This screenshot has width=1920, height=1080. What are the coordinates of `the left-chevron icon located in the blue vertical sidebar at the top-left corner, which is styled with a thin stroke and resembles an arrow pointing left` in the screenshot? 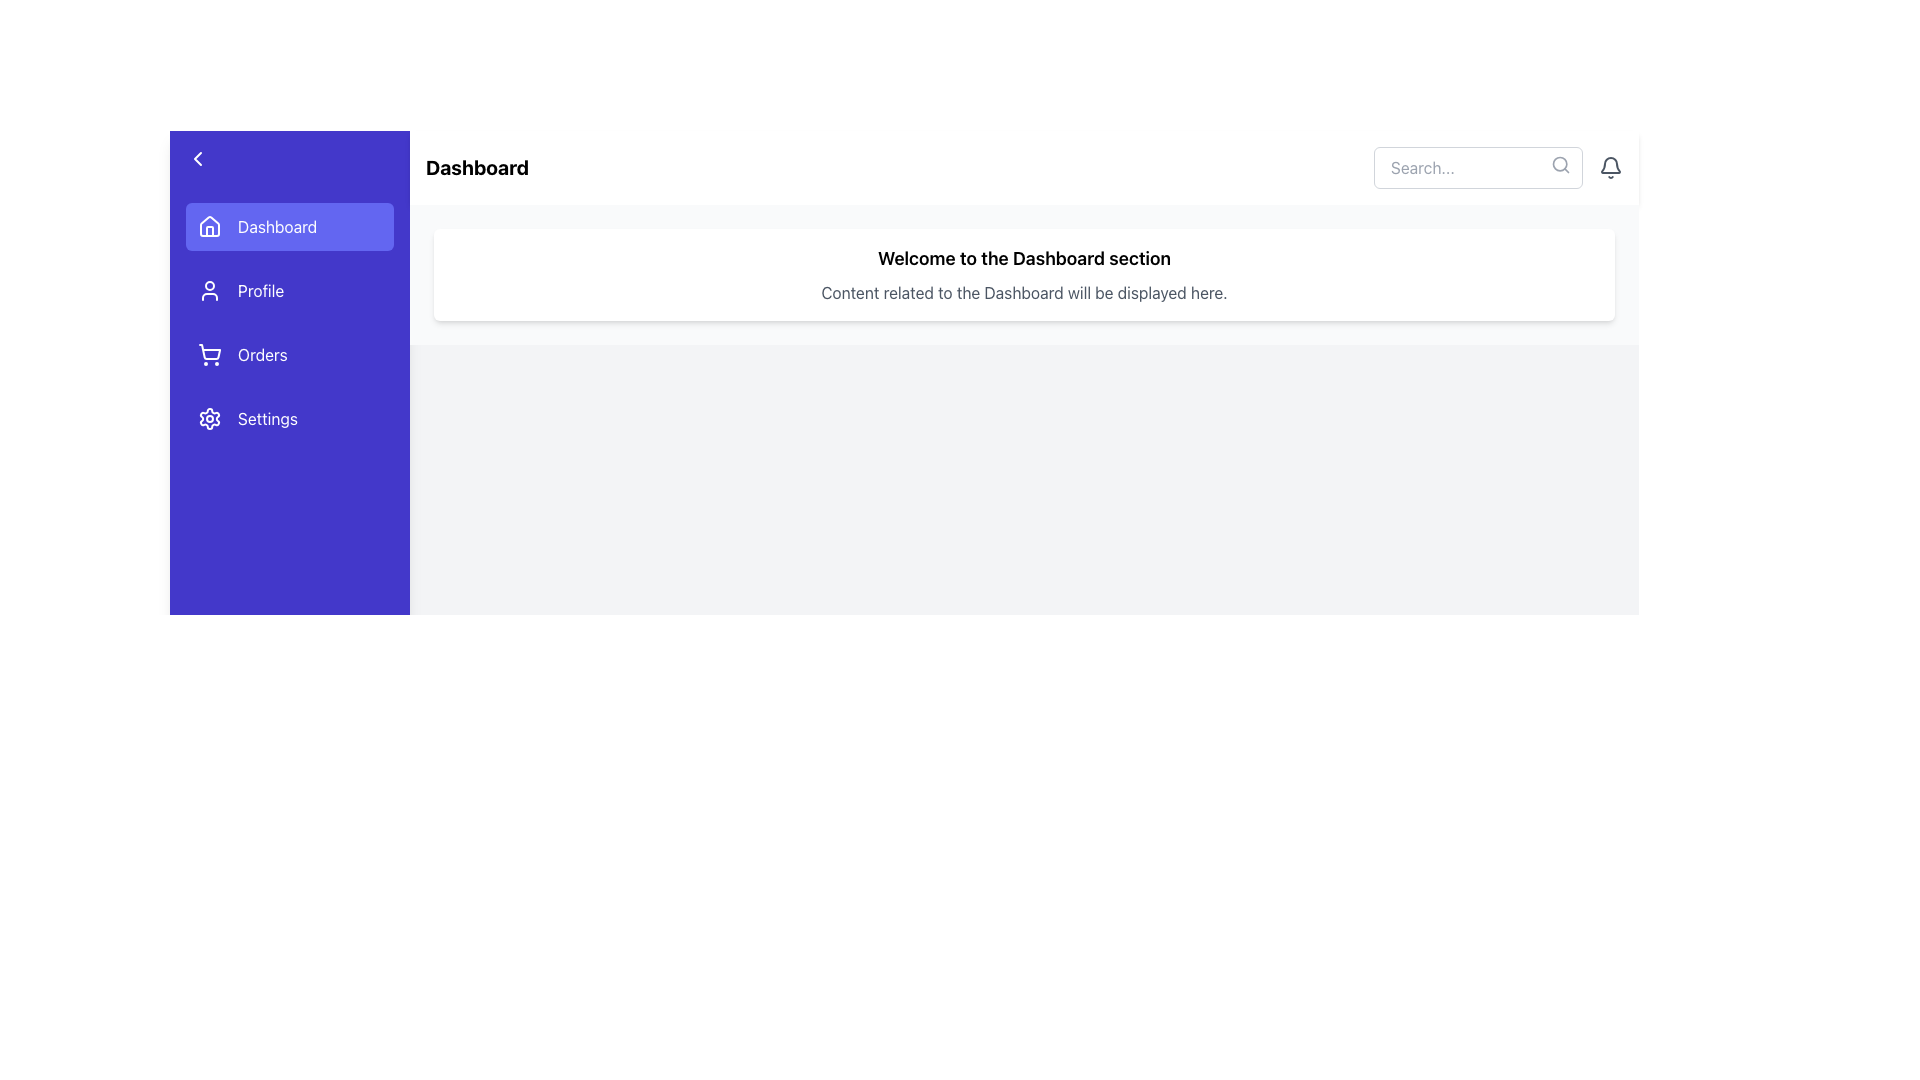 It's located at (197, 157).